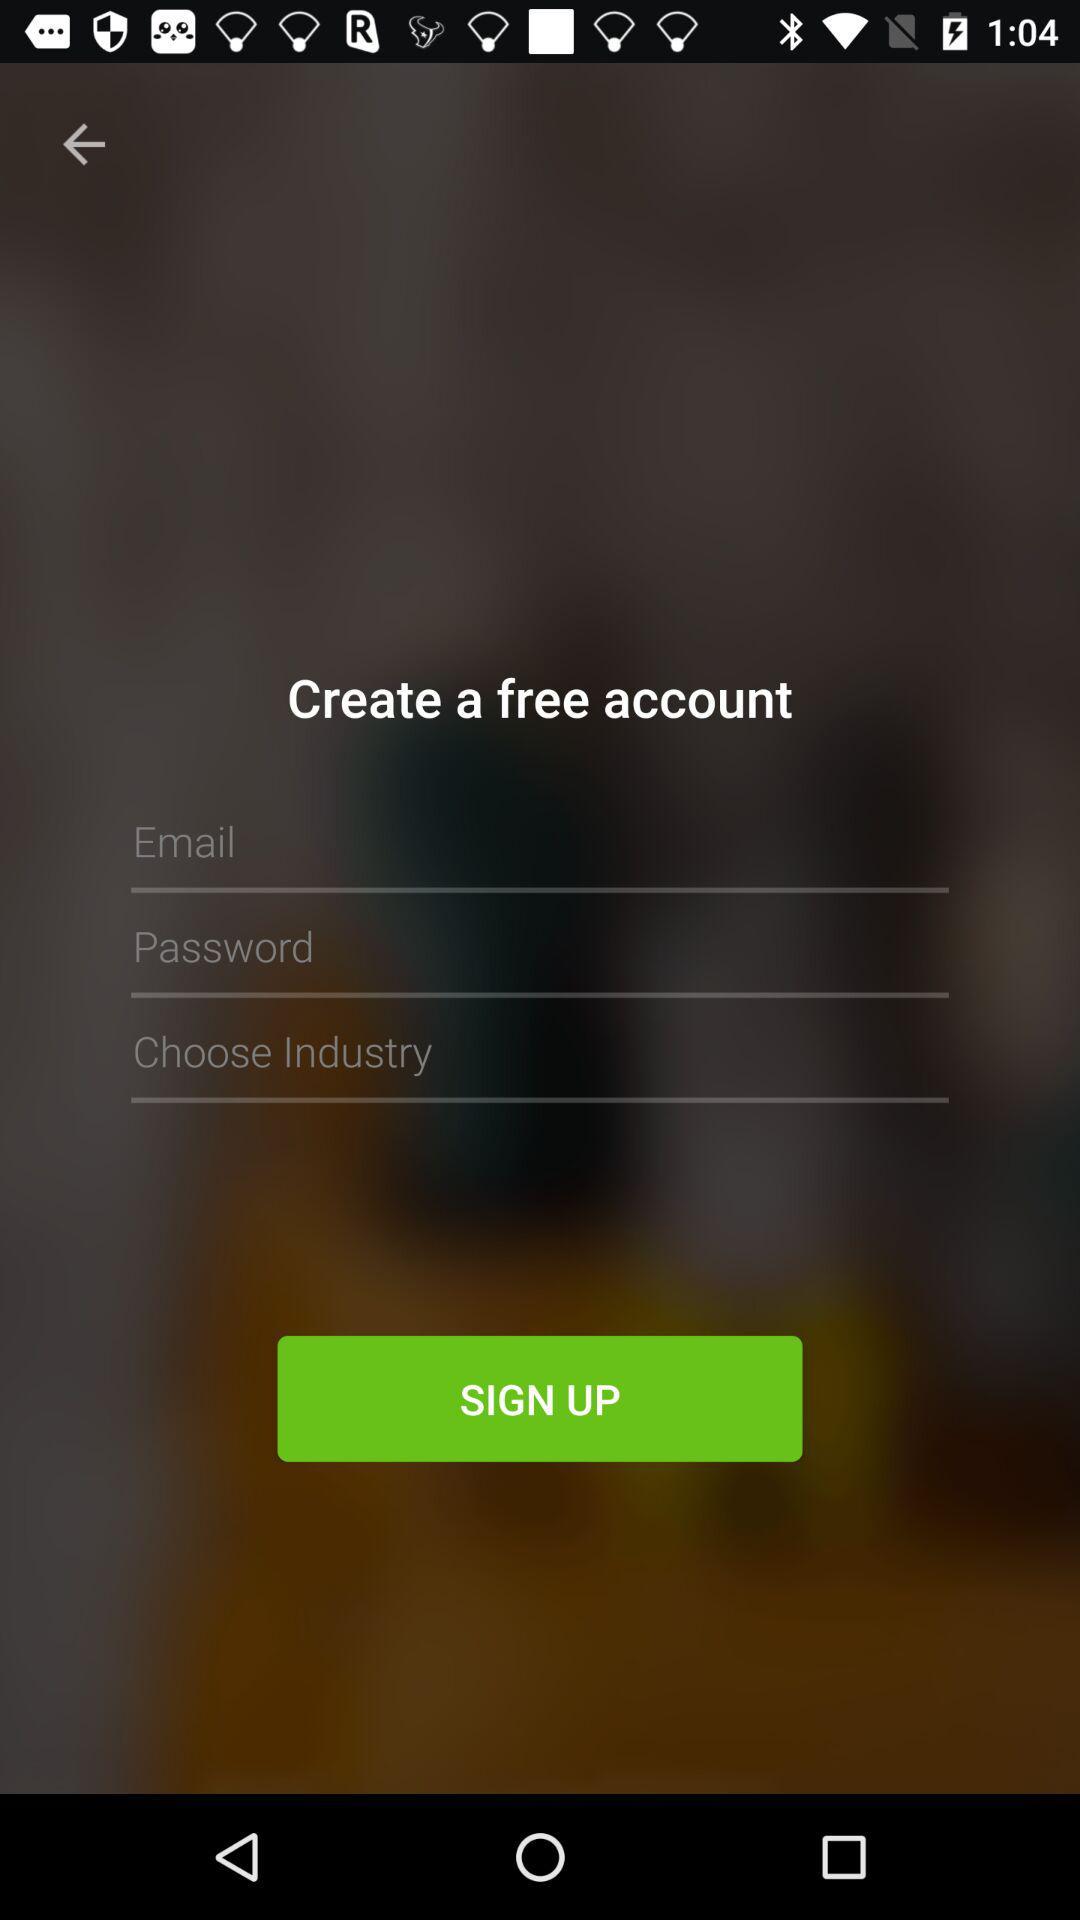  What do you see at coordinates (83, 143) in the screenshot?
I see `the arrow_backward icon` at bounding box center [83, 143].